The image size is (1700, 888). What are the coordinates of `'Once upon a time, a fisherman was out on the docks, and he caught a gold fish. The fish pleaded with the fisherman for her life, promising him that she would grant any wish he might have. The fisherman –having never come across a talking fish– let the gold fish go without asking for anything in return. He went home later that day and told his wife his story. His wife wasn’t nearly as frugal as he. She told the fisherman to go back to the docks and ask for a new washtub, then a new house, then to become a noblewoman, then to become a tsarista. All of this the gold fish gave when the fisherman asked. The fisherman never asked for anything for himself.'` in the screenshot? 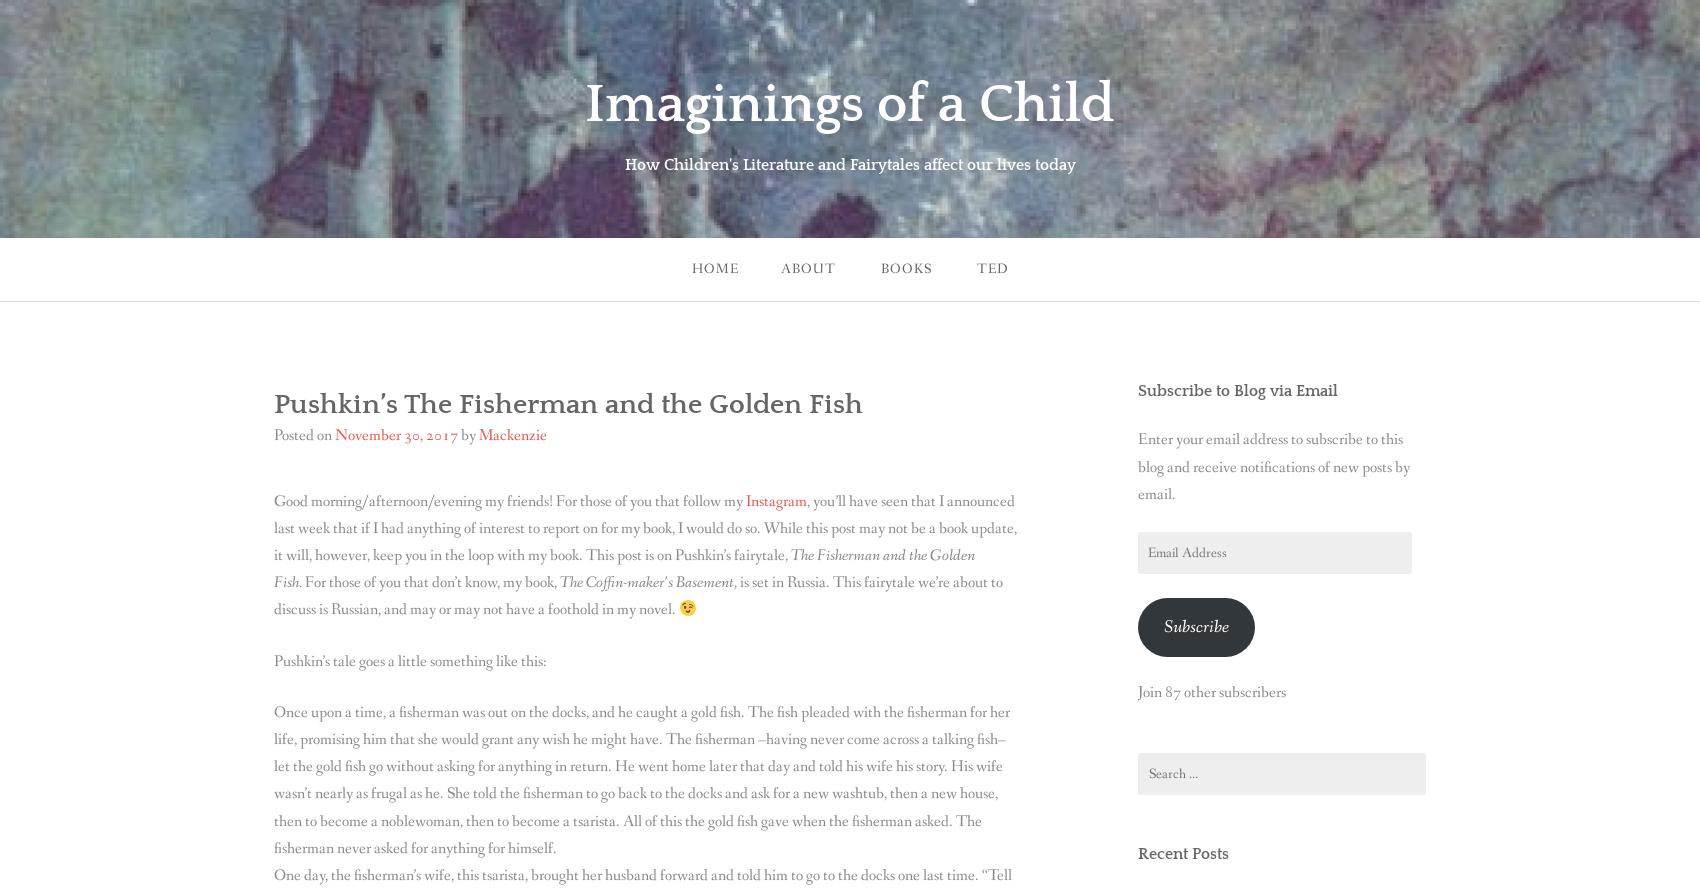 It's located at (274, 779).